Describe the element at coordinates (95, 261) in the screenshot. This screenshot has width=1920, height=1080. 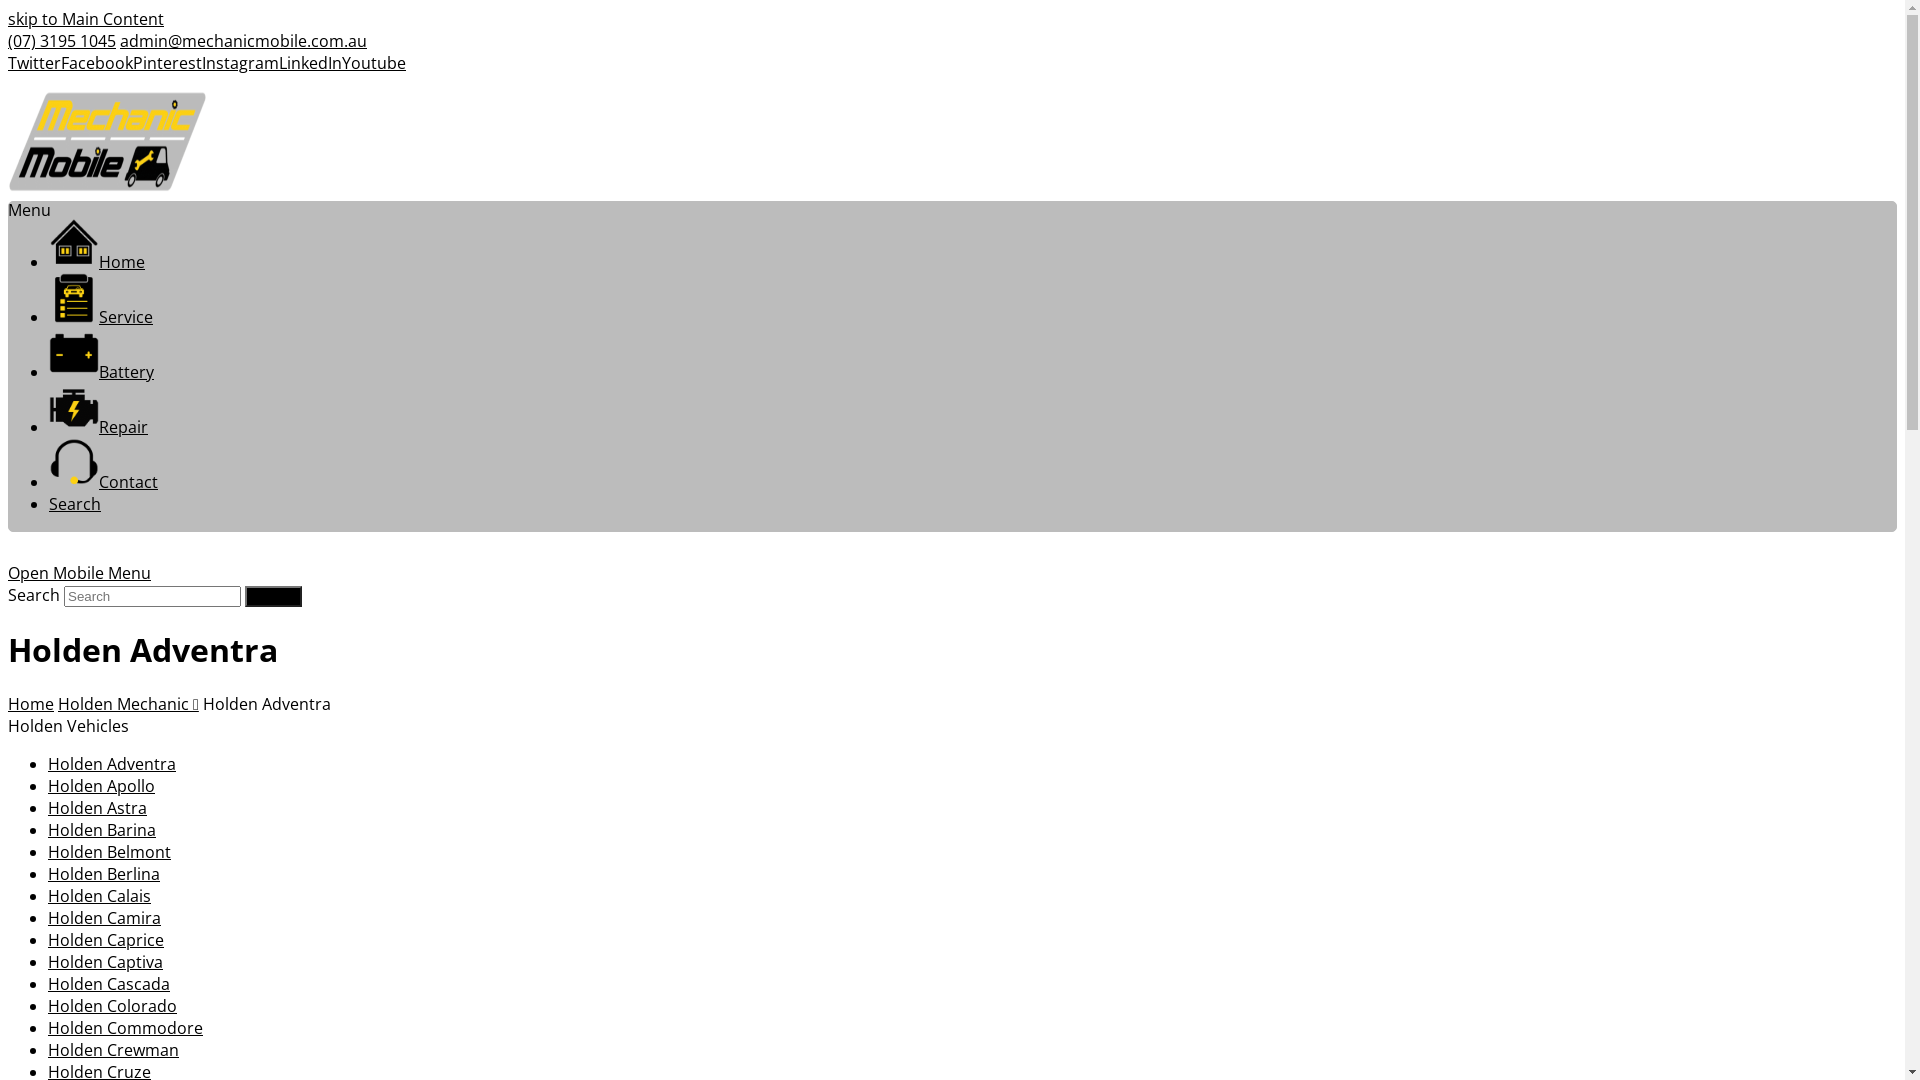
I see `'Home'` at that location.